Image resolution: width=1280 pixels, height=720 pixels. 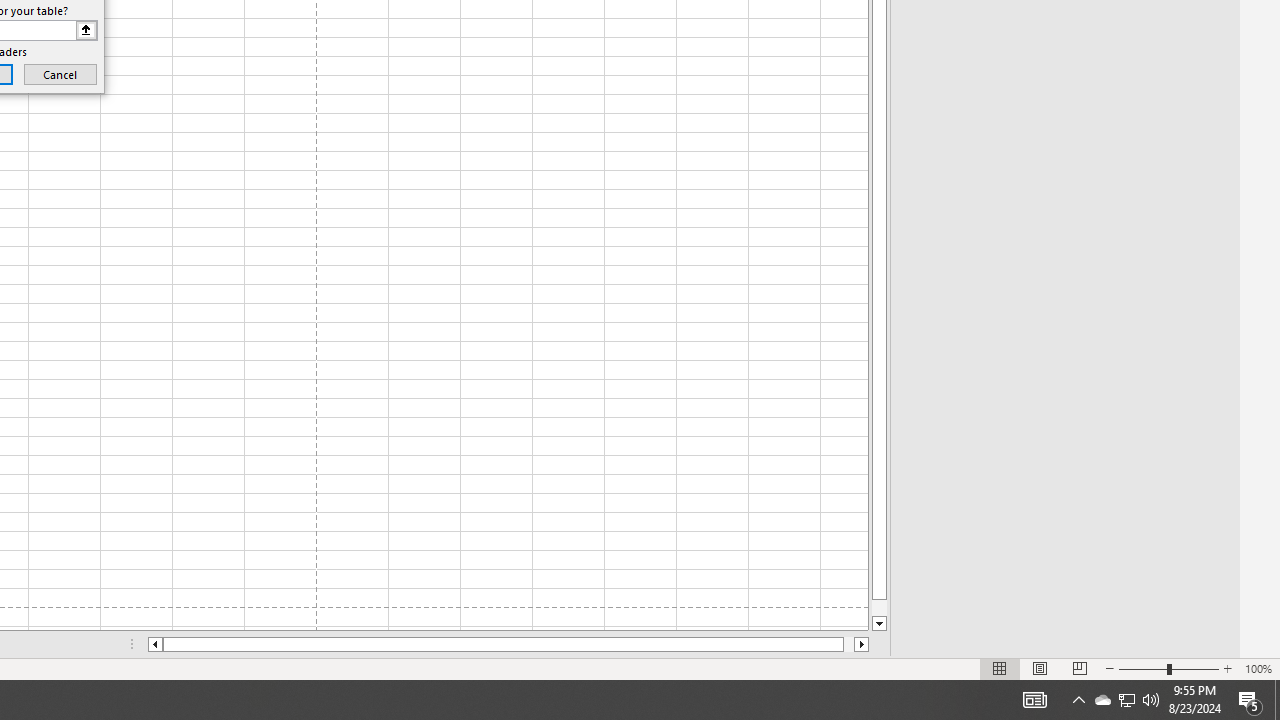 What do you see at coordinates (1040, 669) in the screenshot?
I see `'Page Layout'` at bounding box center [1040, 669].